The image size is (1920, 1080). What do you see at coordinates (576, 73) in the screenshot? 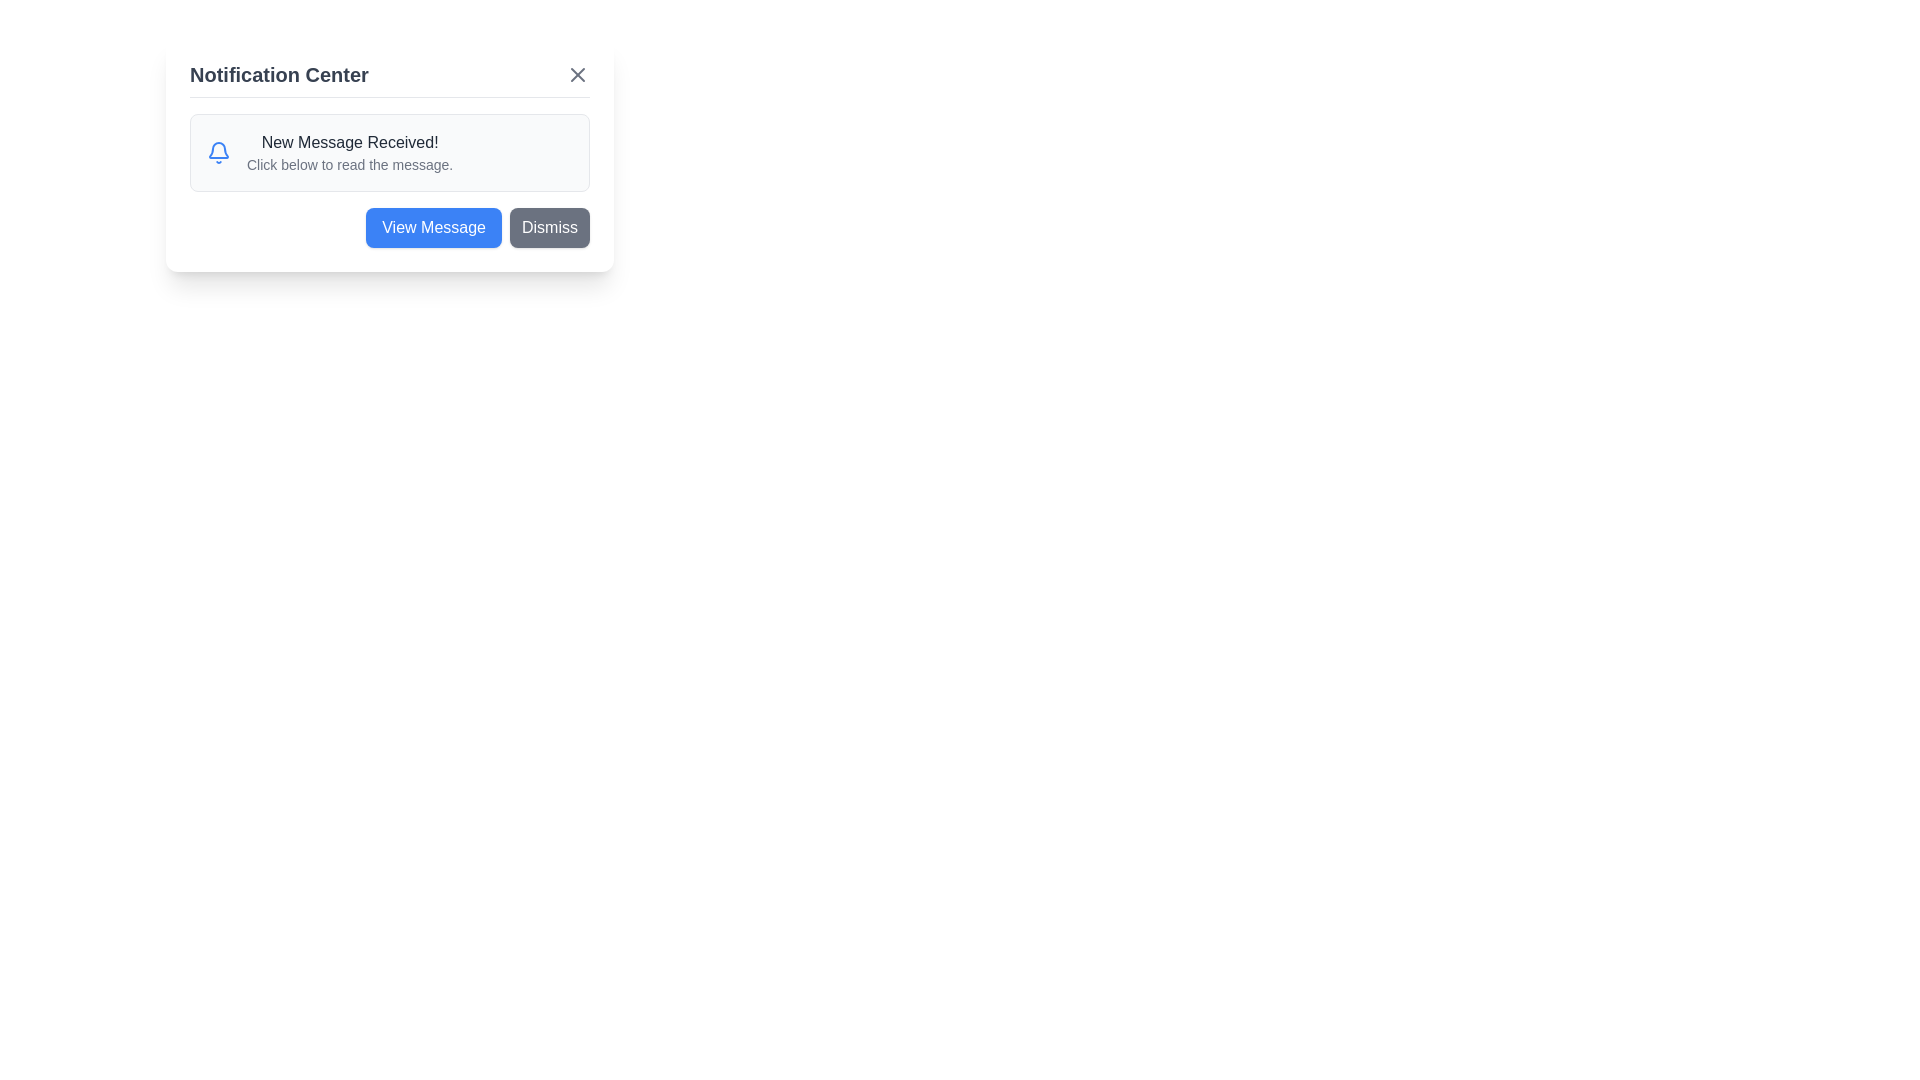
I see `the small gray-colored cross icon close button located in the top-right corner of the Notification Center popup` at bounding box center [576, 73].